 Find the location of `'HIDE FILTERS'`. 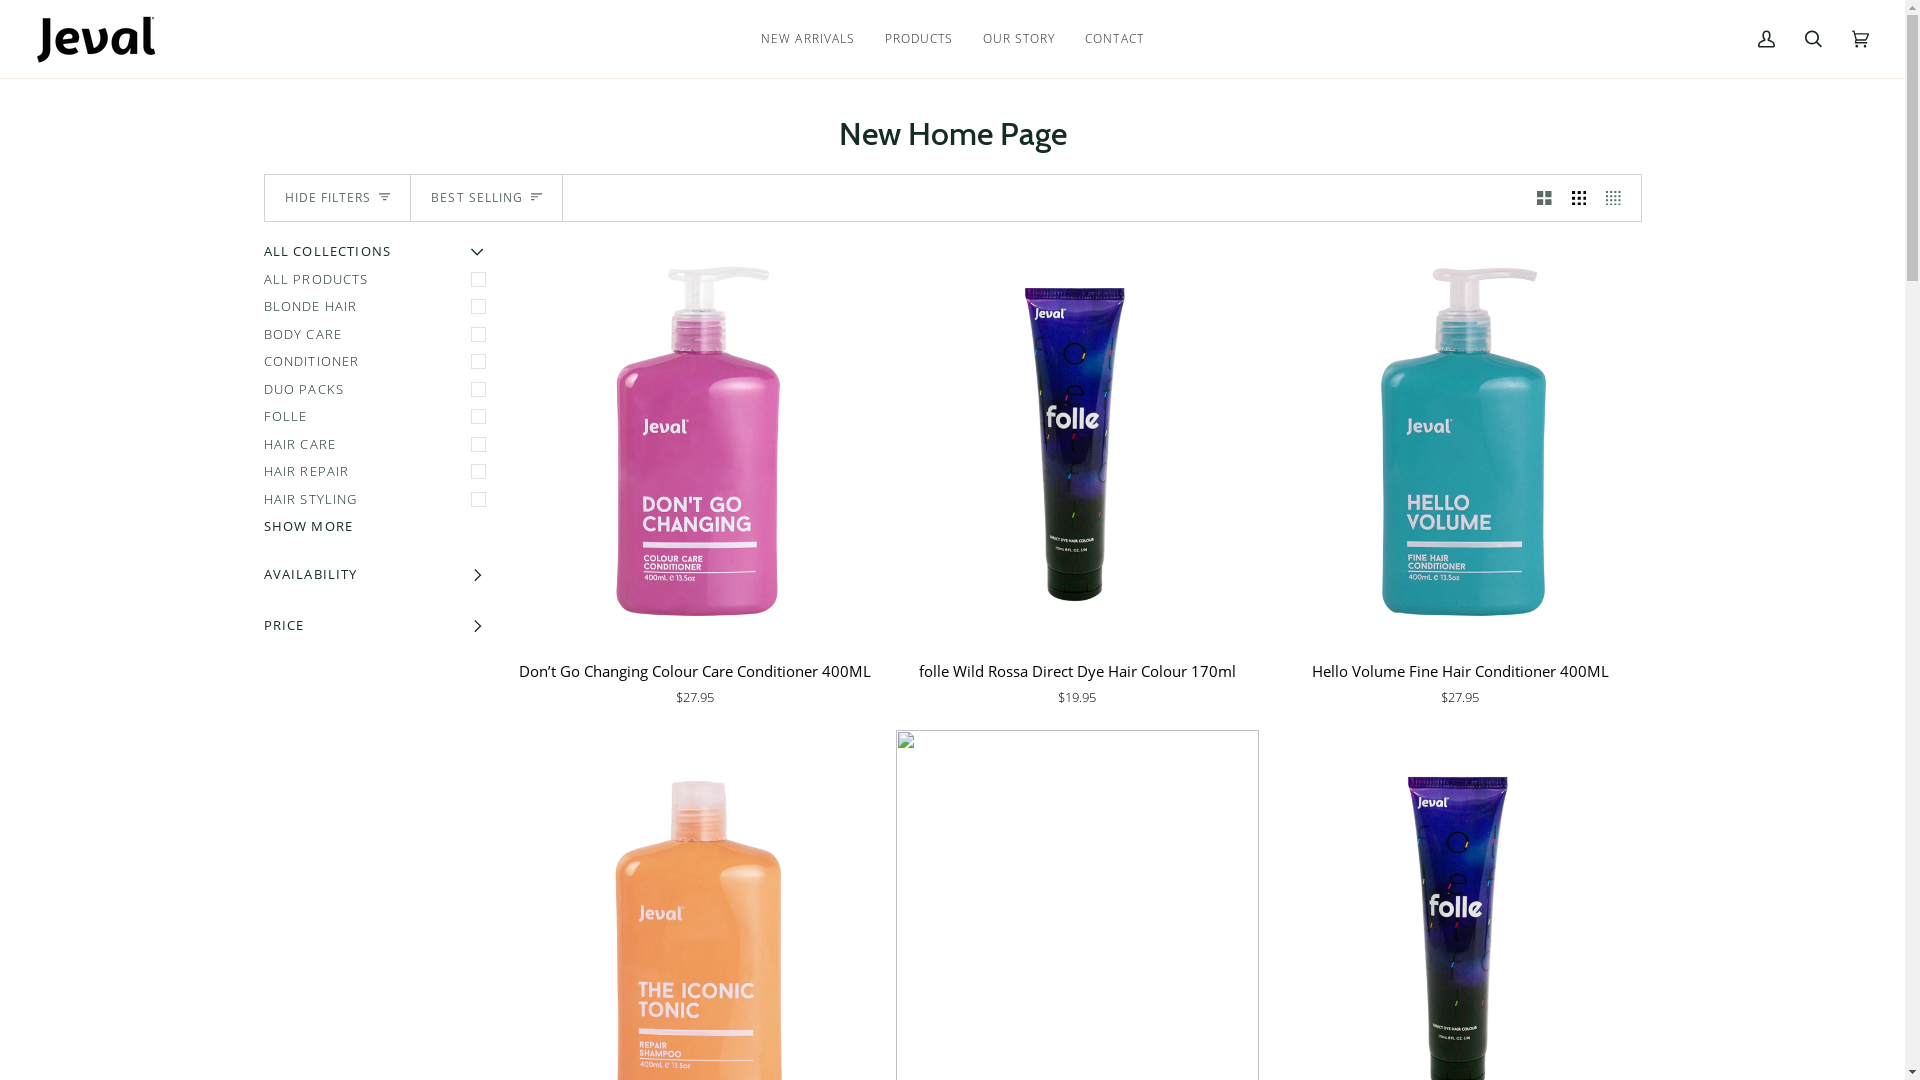

'HIDE FILTERS' is located at coordinates (337, 197).